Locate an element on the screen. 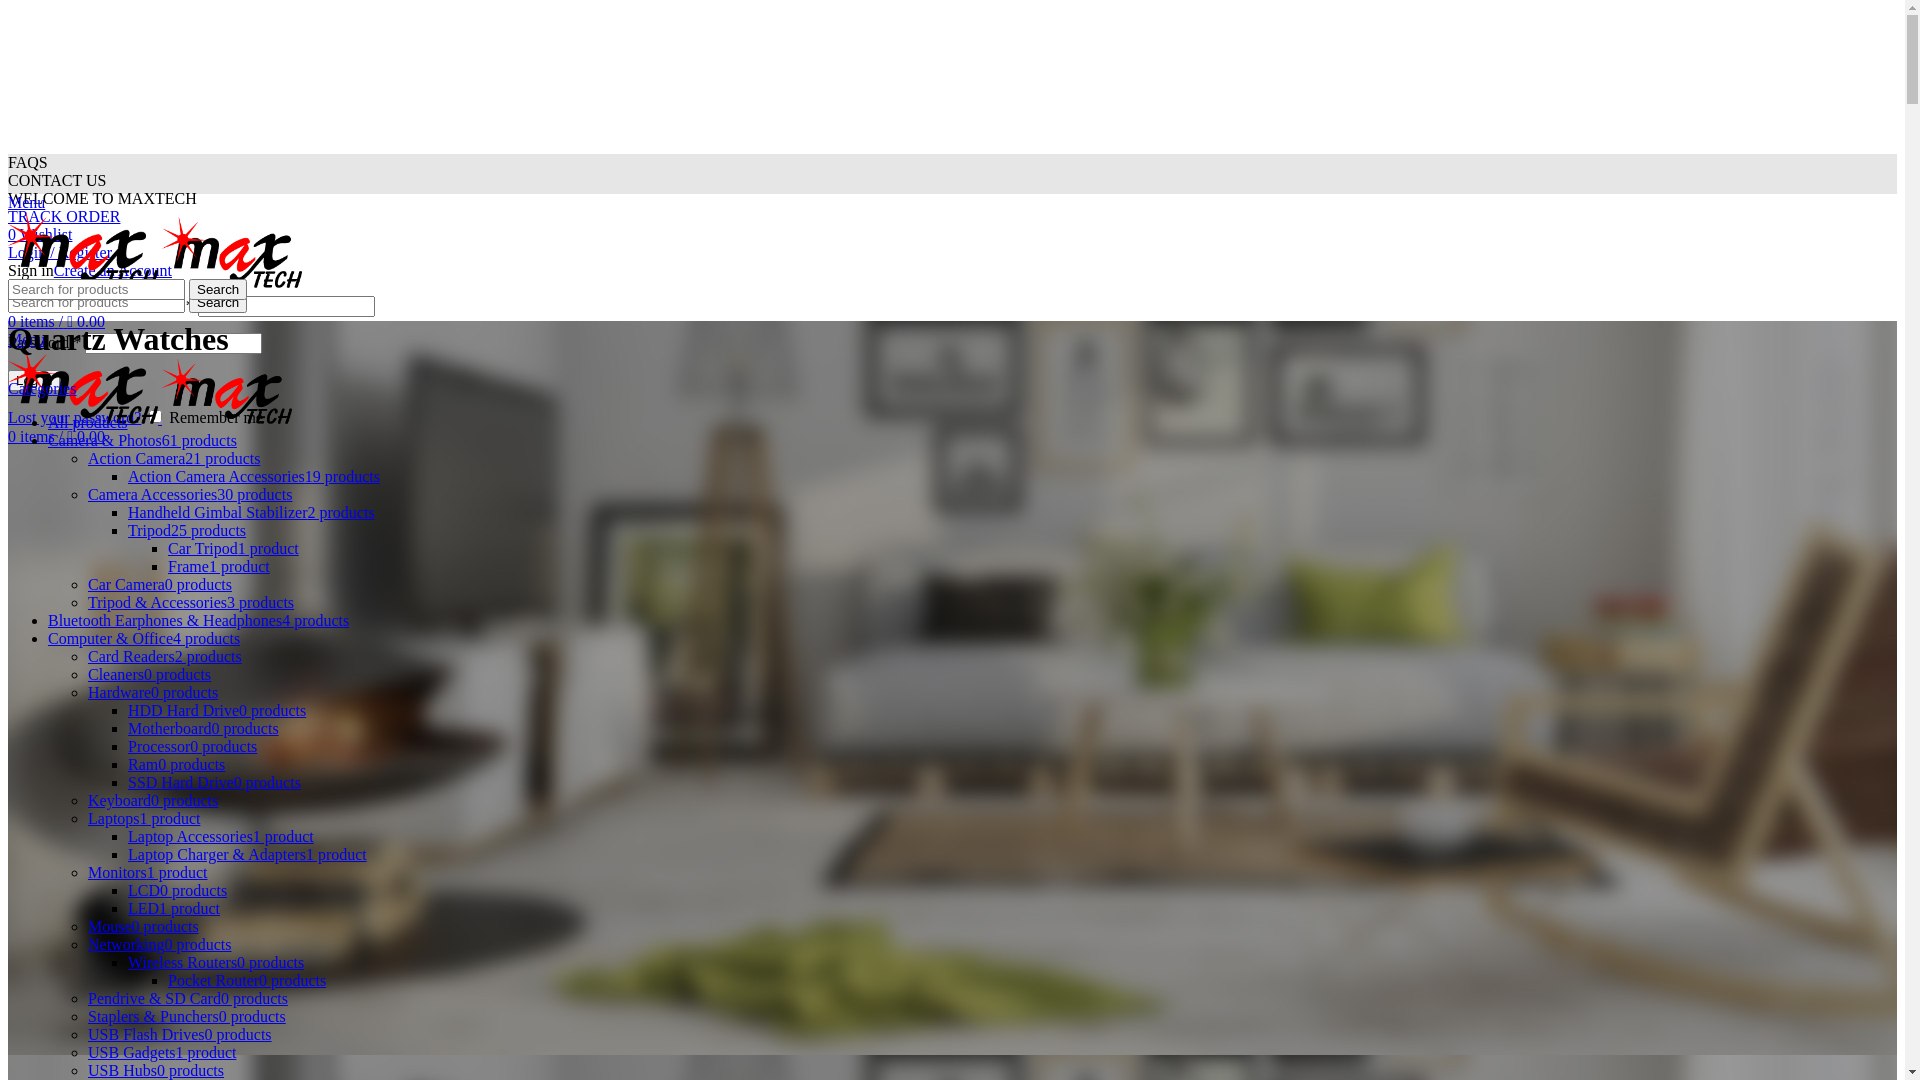 The width and height of the screenshot is (1920, 1080). 'Networking0 products' is located at coordinates (86, 944).